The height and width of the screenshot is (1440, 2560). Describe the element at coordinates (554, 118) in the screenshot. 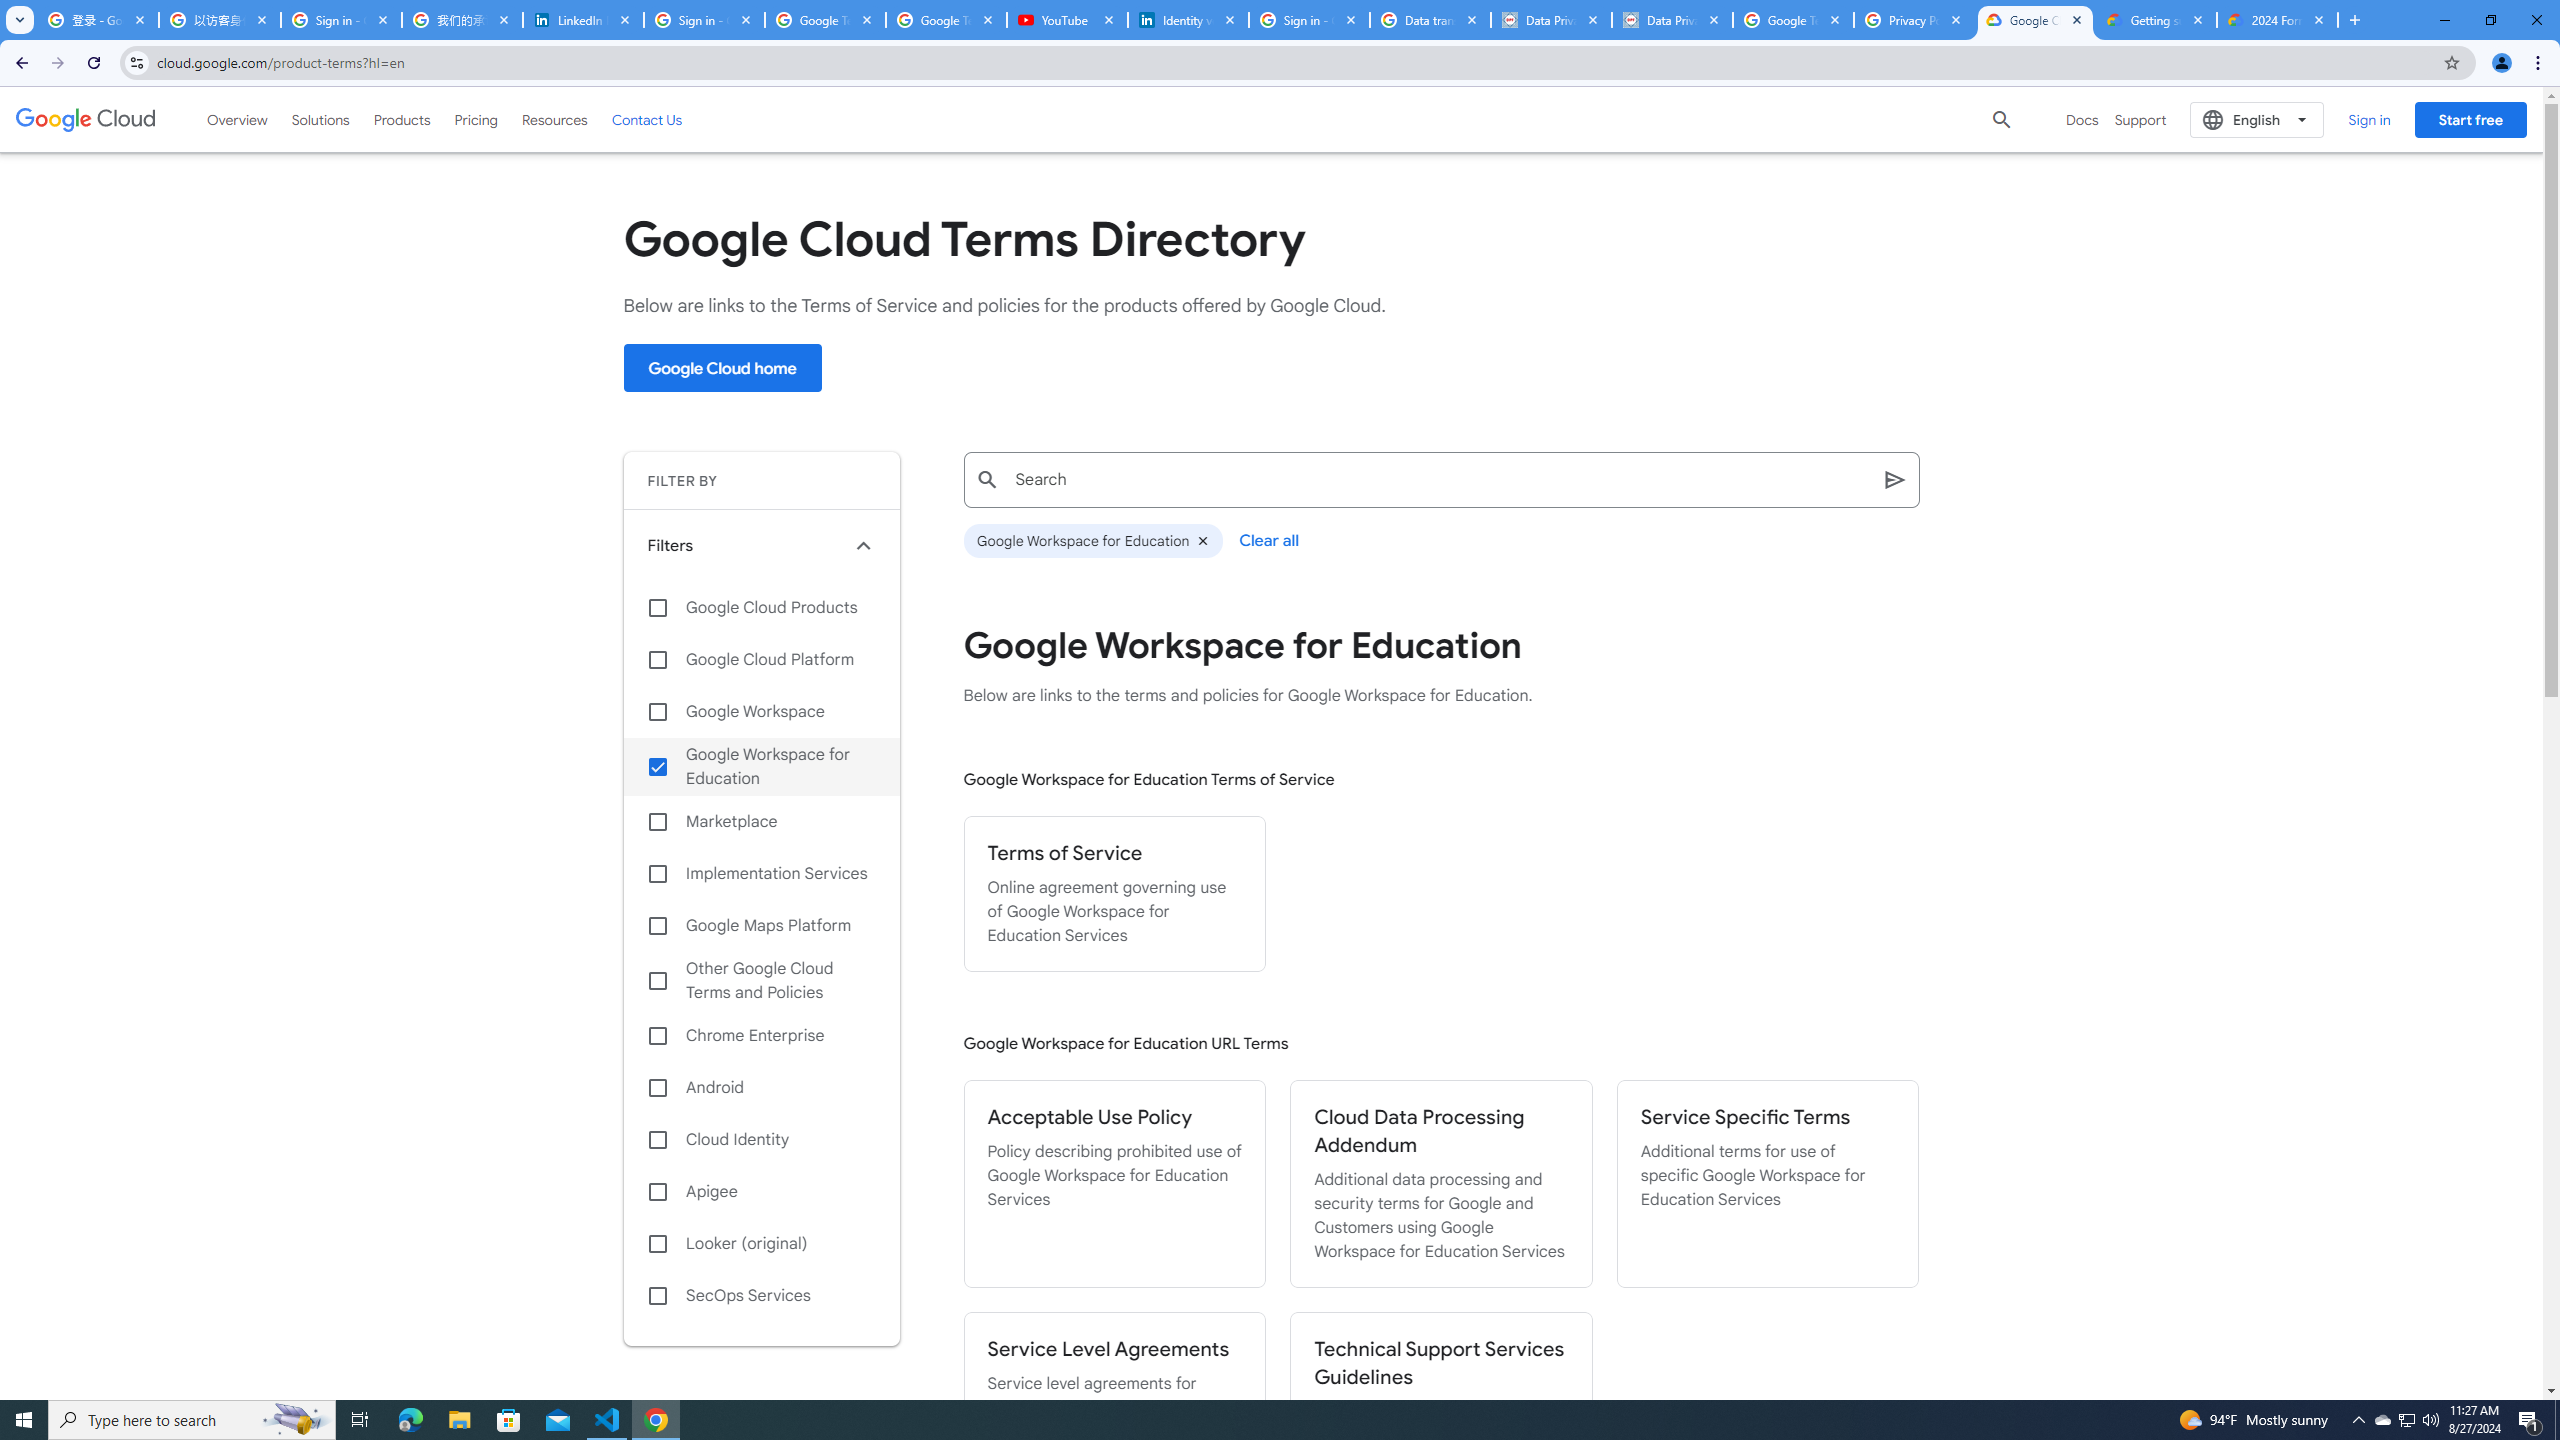

I see `'Resources'` at that location.